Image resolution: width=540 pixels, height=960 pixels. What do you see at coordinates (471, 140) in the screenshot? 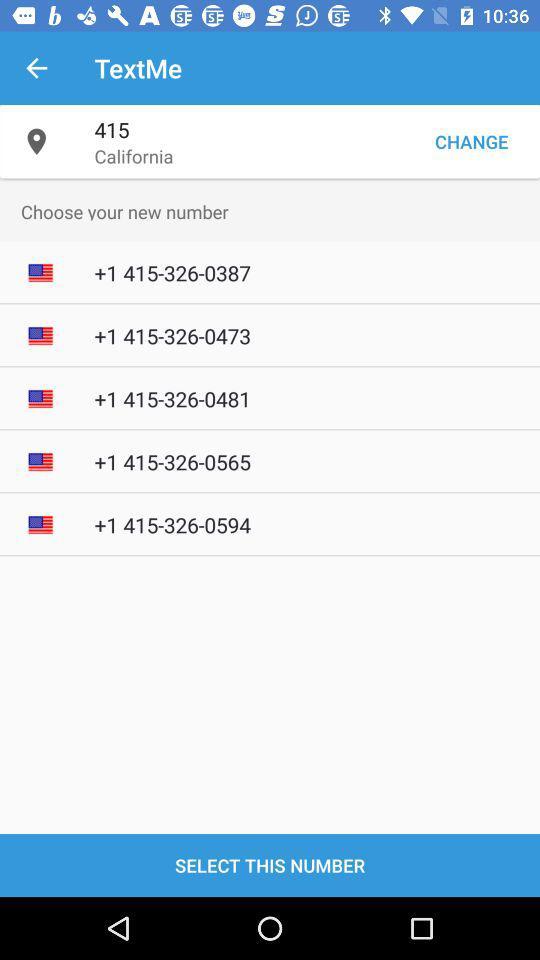
I see `item next to the california icon` at bounding box center [471, 140].